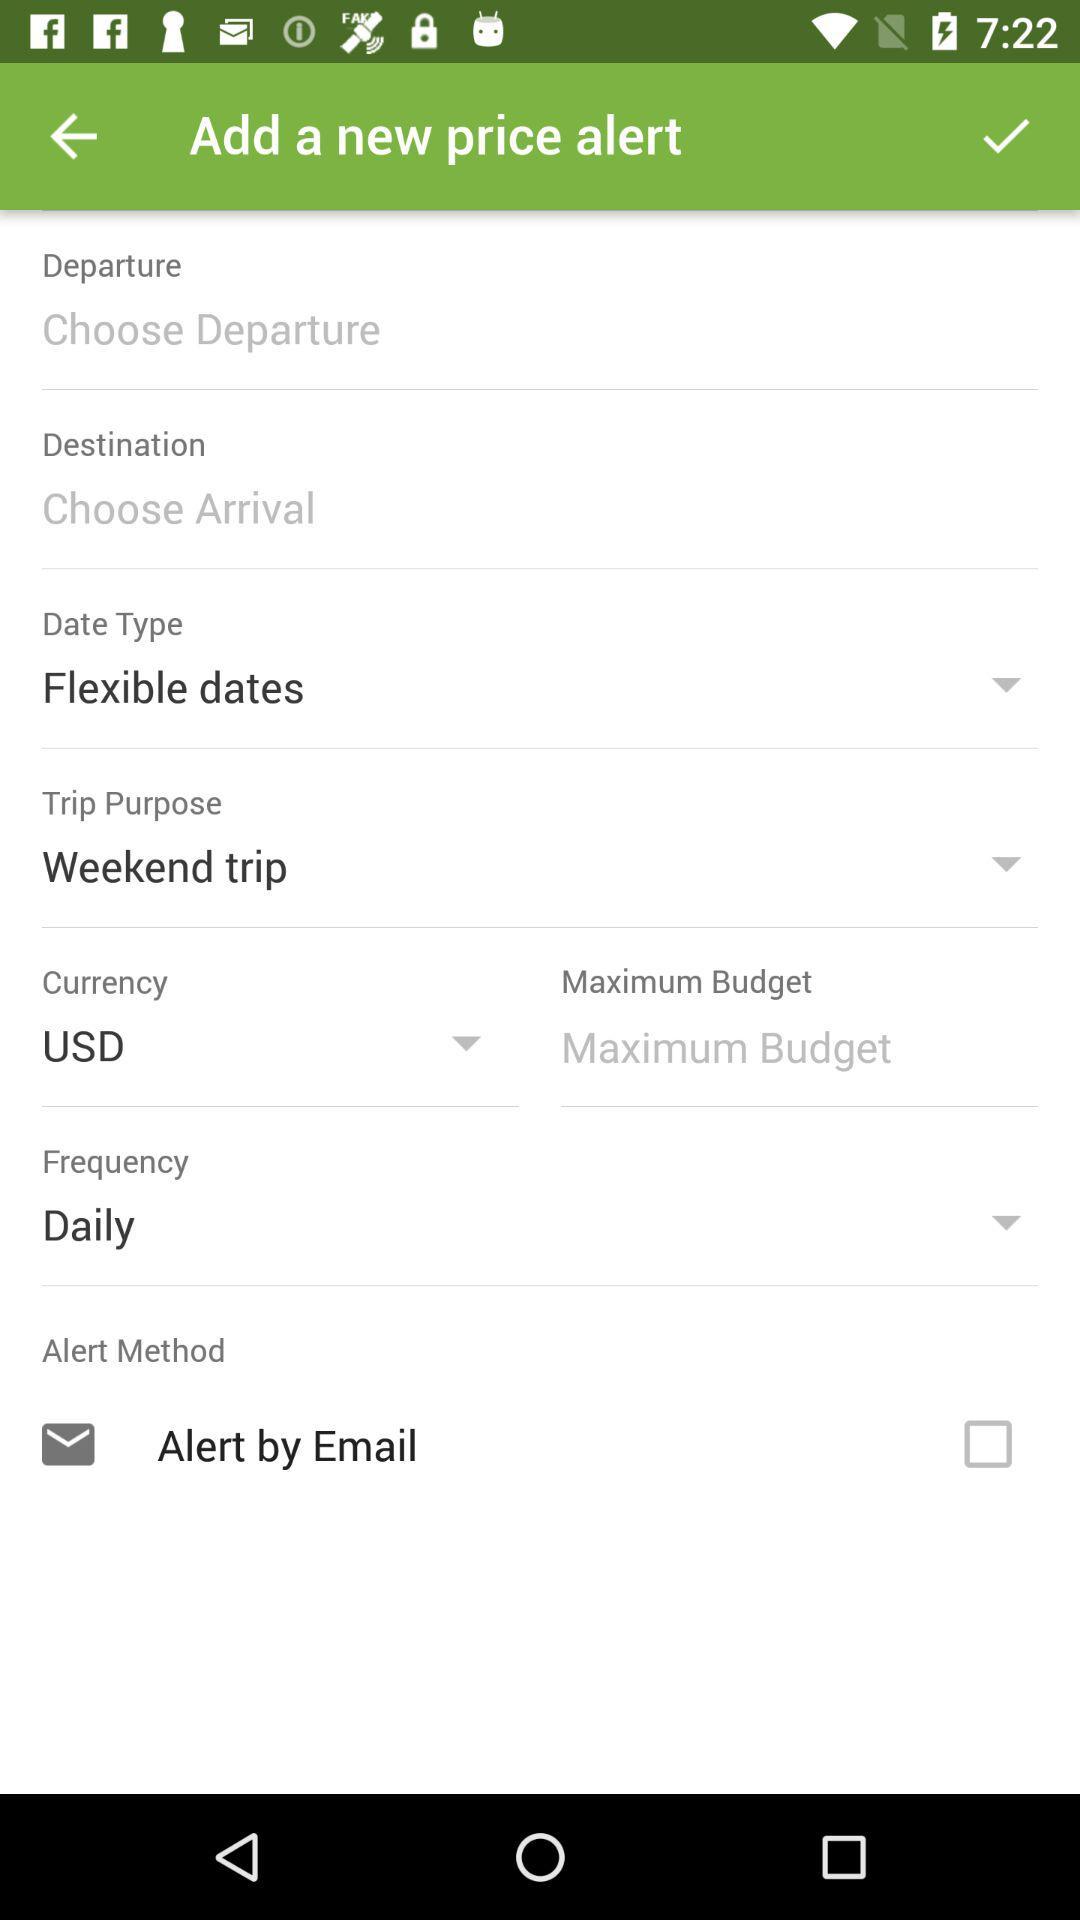 Image resolution: width=1080 pixels, height=1920 pixels. Describe the element at coordinates (788, 1045) in the screenshot. I see `maximum budget entry` at that location.